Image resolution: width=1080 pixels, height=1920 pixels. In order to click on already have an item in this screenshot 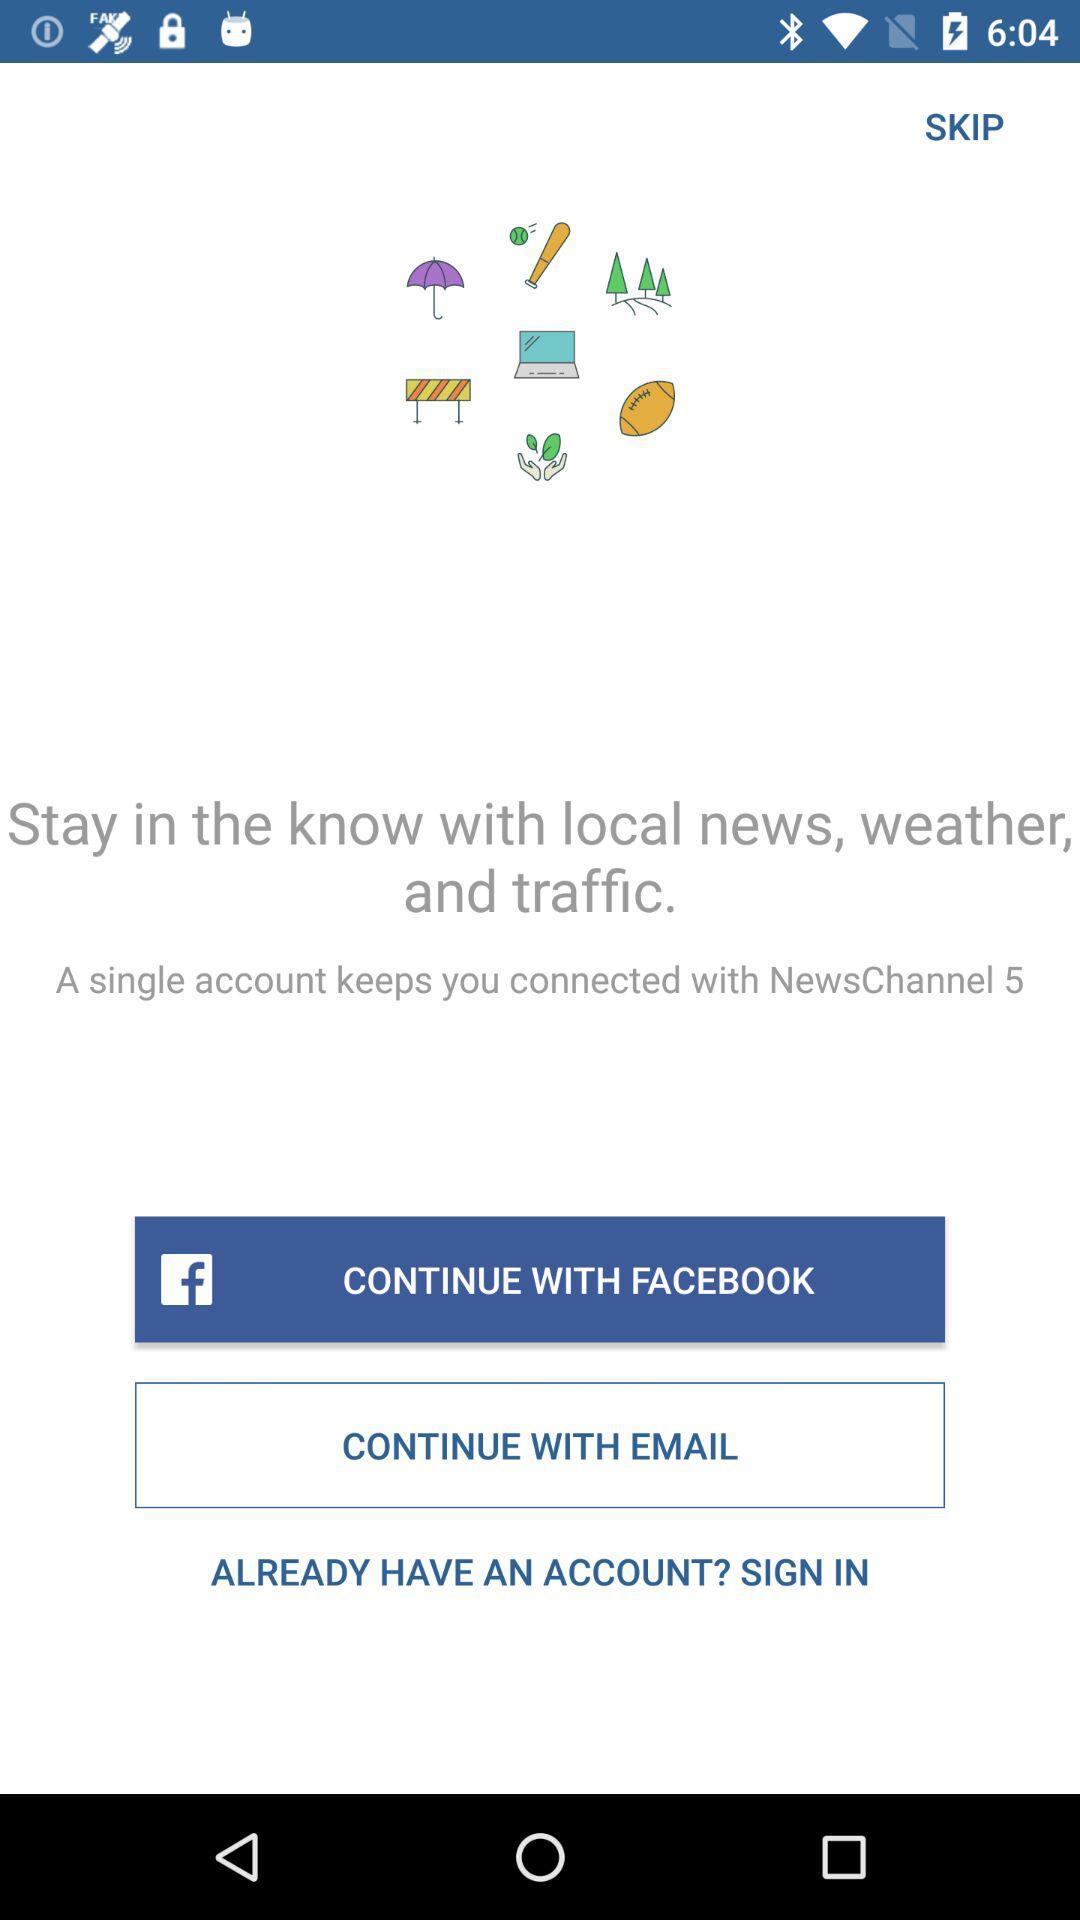, I will do `click(540, 1570)`.